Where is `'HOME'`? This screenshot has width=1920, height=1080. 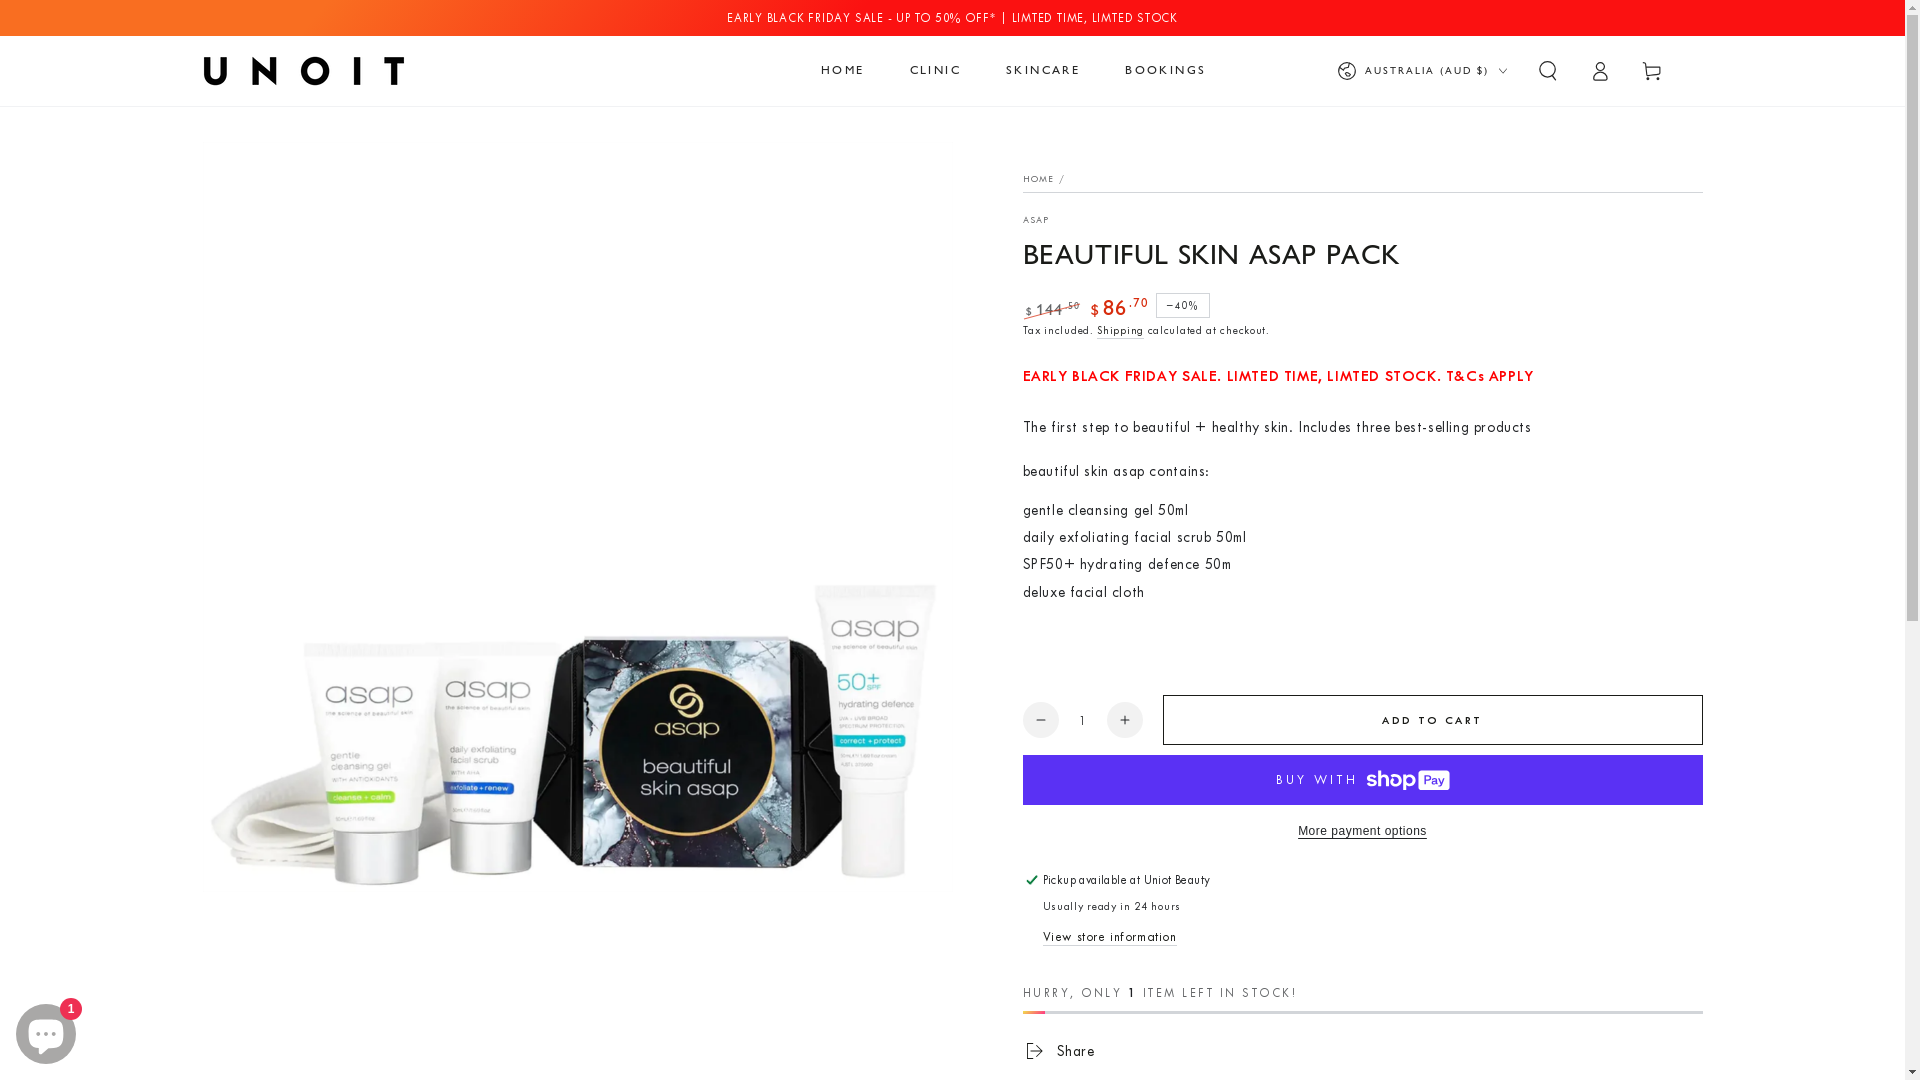
'HOME' is located at coordinates (843, 69).